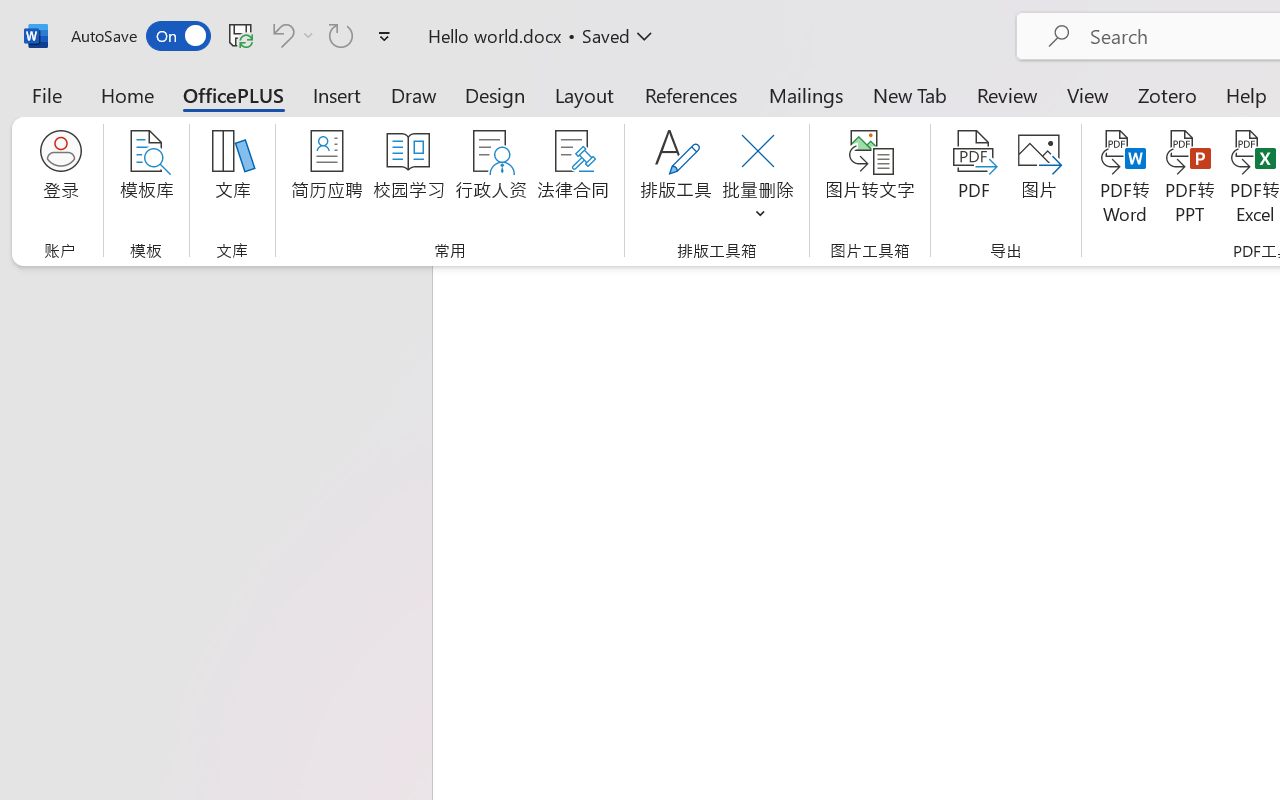 Image resolution: width=1280 pixels, height=800 pixels. Describe the element at coordinates (139, 35) in the screenshot. I see `'AutoSave'` at that location.